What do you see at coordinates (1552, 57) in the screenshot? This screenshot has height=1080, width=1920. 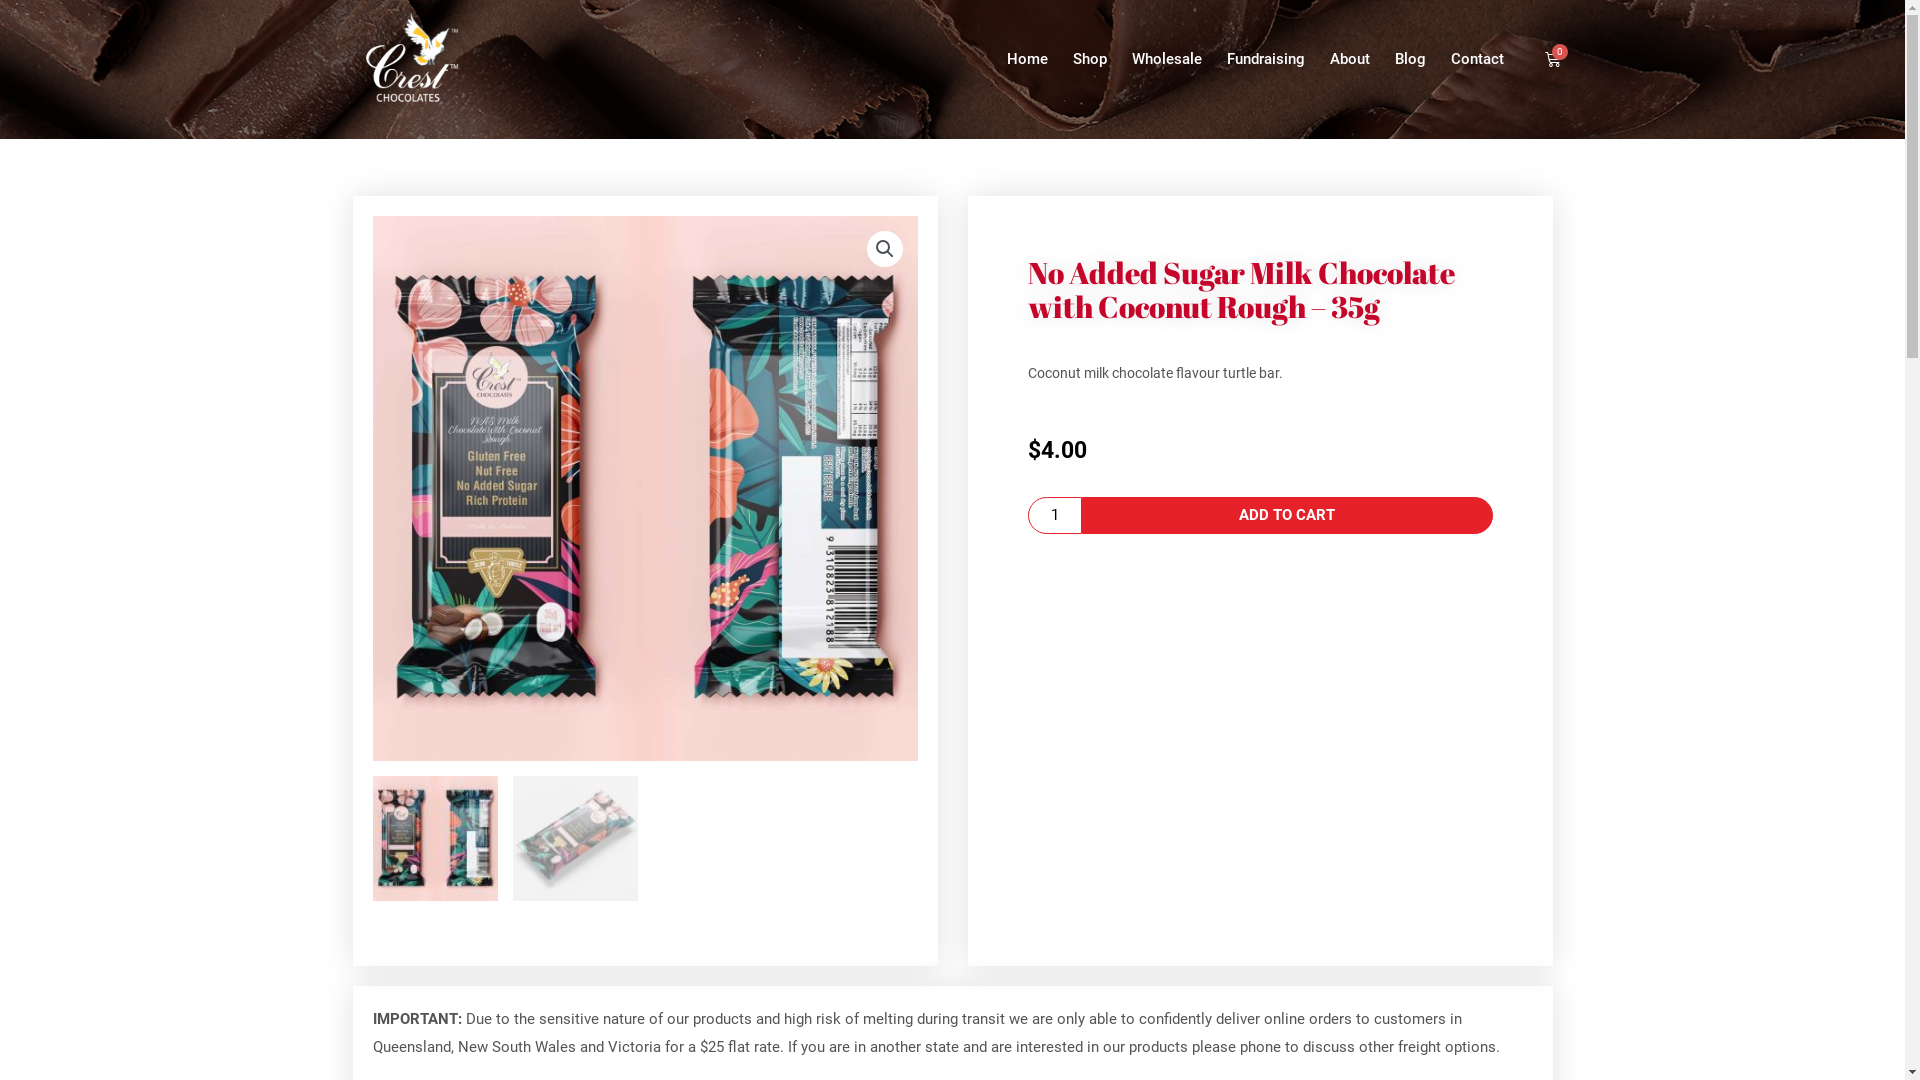 I see `'0` at bounding box center [1552, 57].